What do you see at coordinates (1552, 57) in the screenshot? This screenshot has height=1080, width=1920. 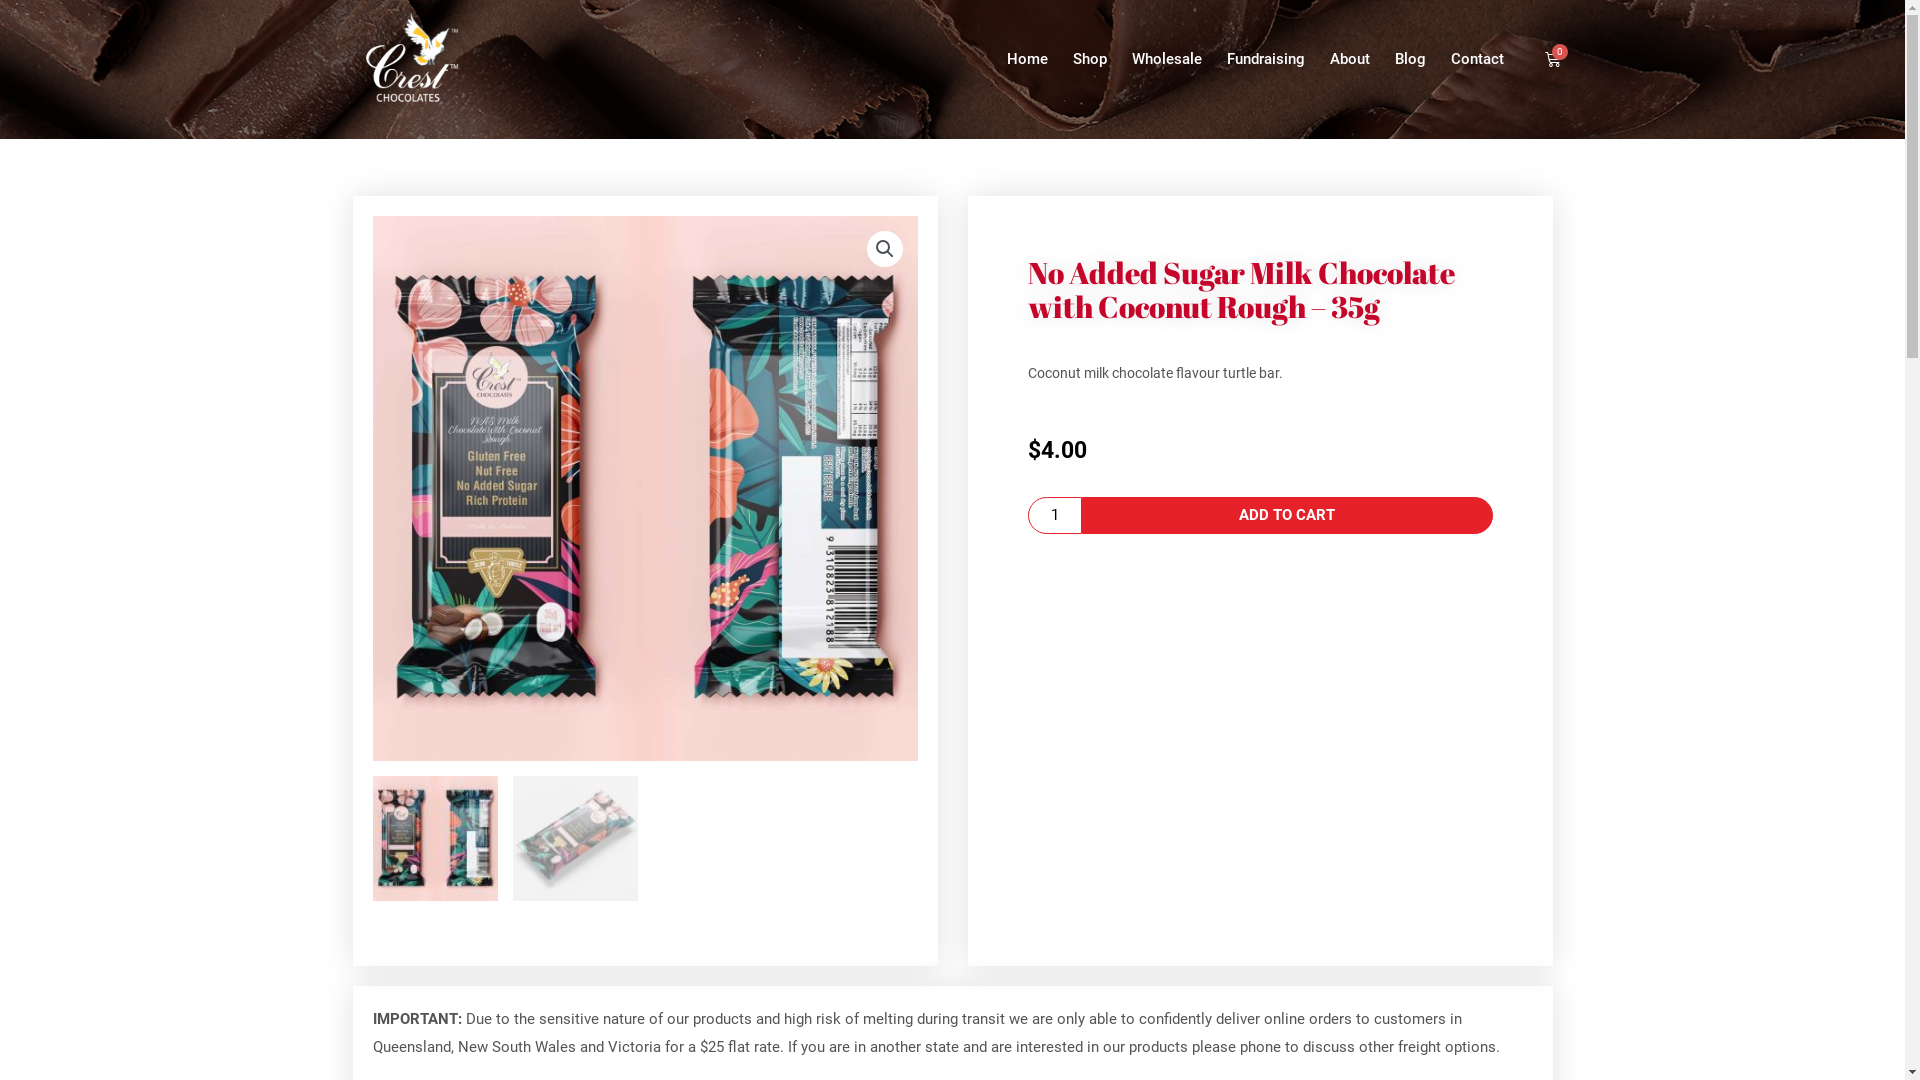 I see `'0` at bounding box center [1552, 57].